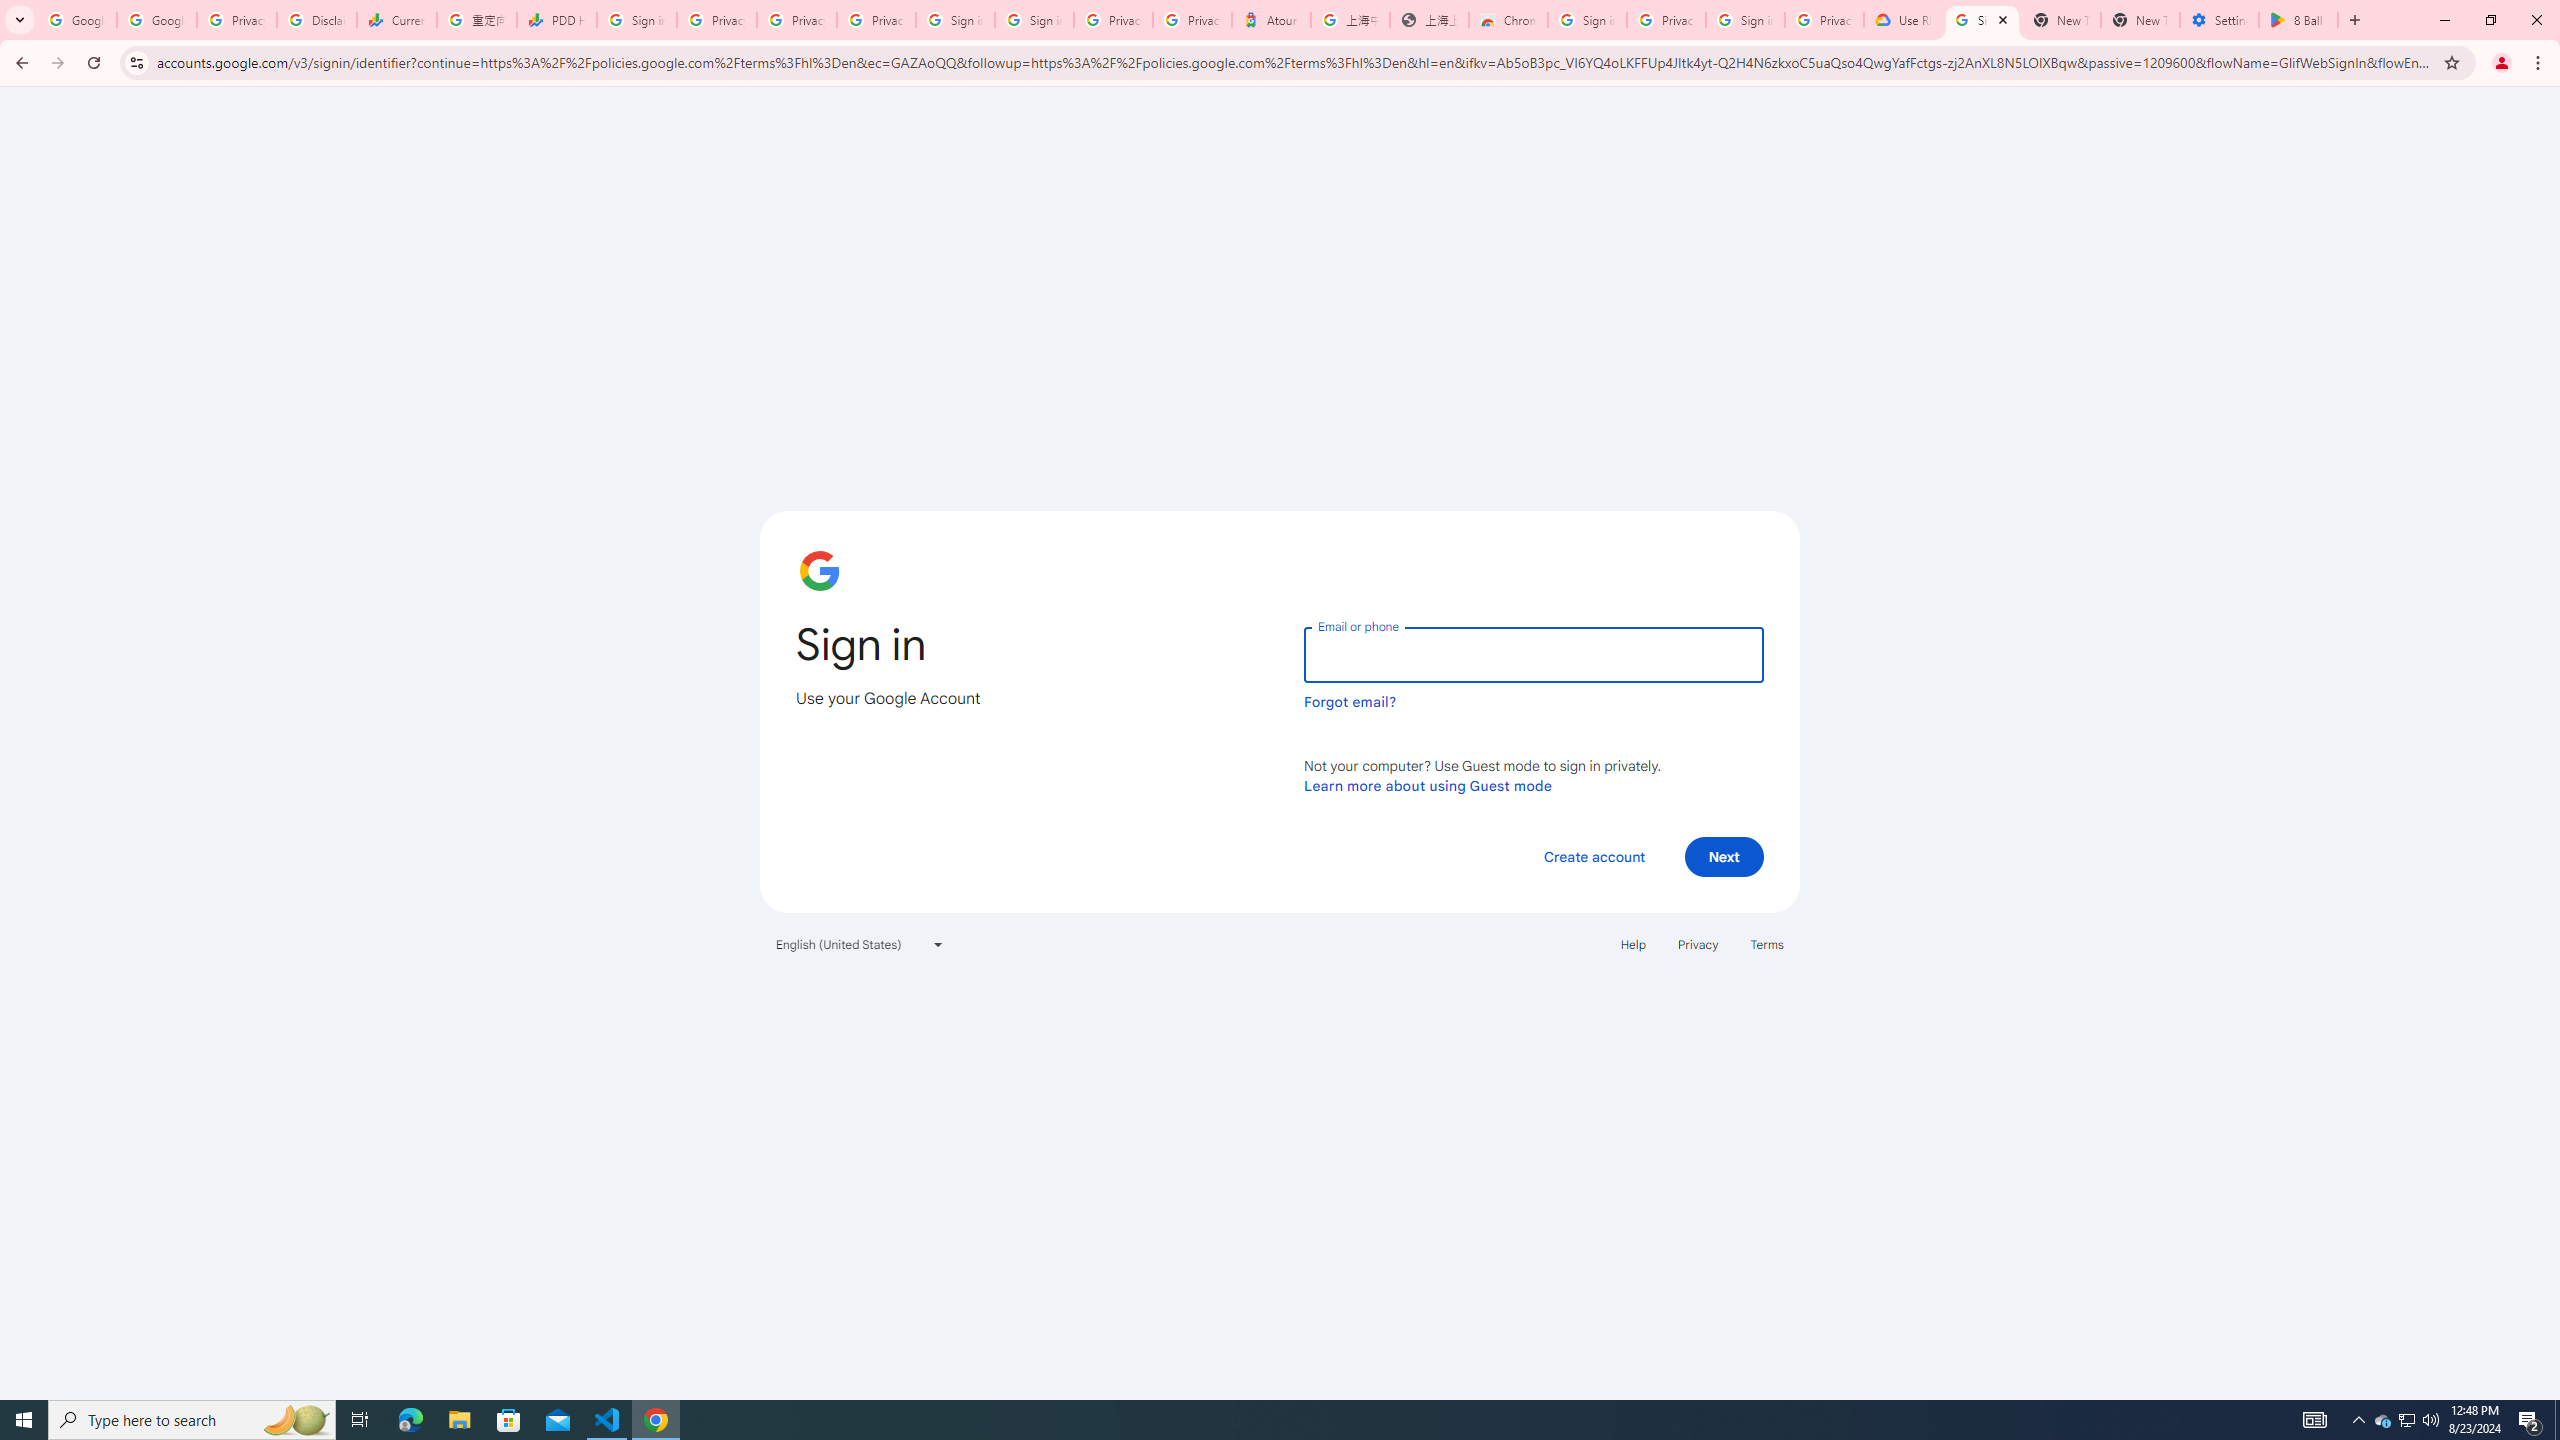 This screenshot has width=2560, height=1440. What do you see at coordinates (395, 19) in the screenshot?
I see `'Currencies - Google Finance'` at bounding box center [395, 19].